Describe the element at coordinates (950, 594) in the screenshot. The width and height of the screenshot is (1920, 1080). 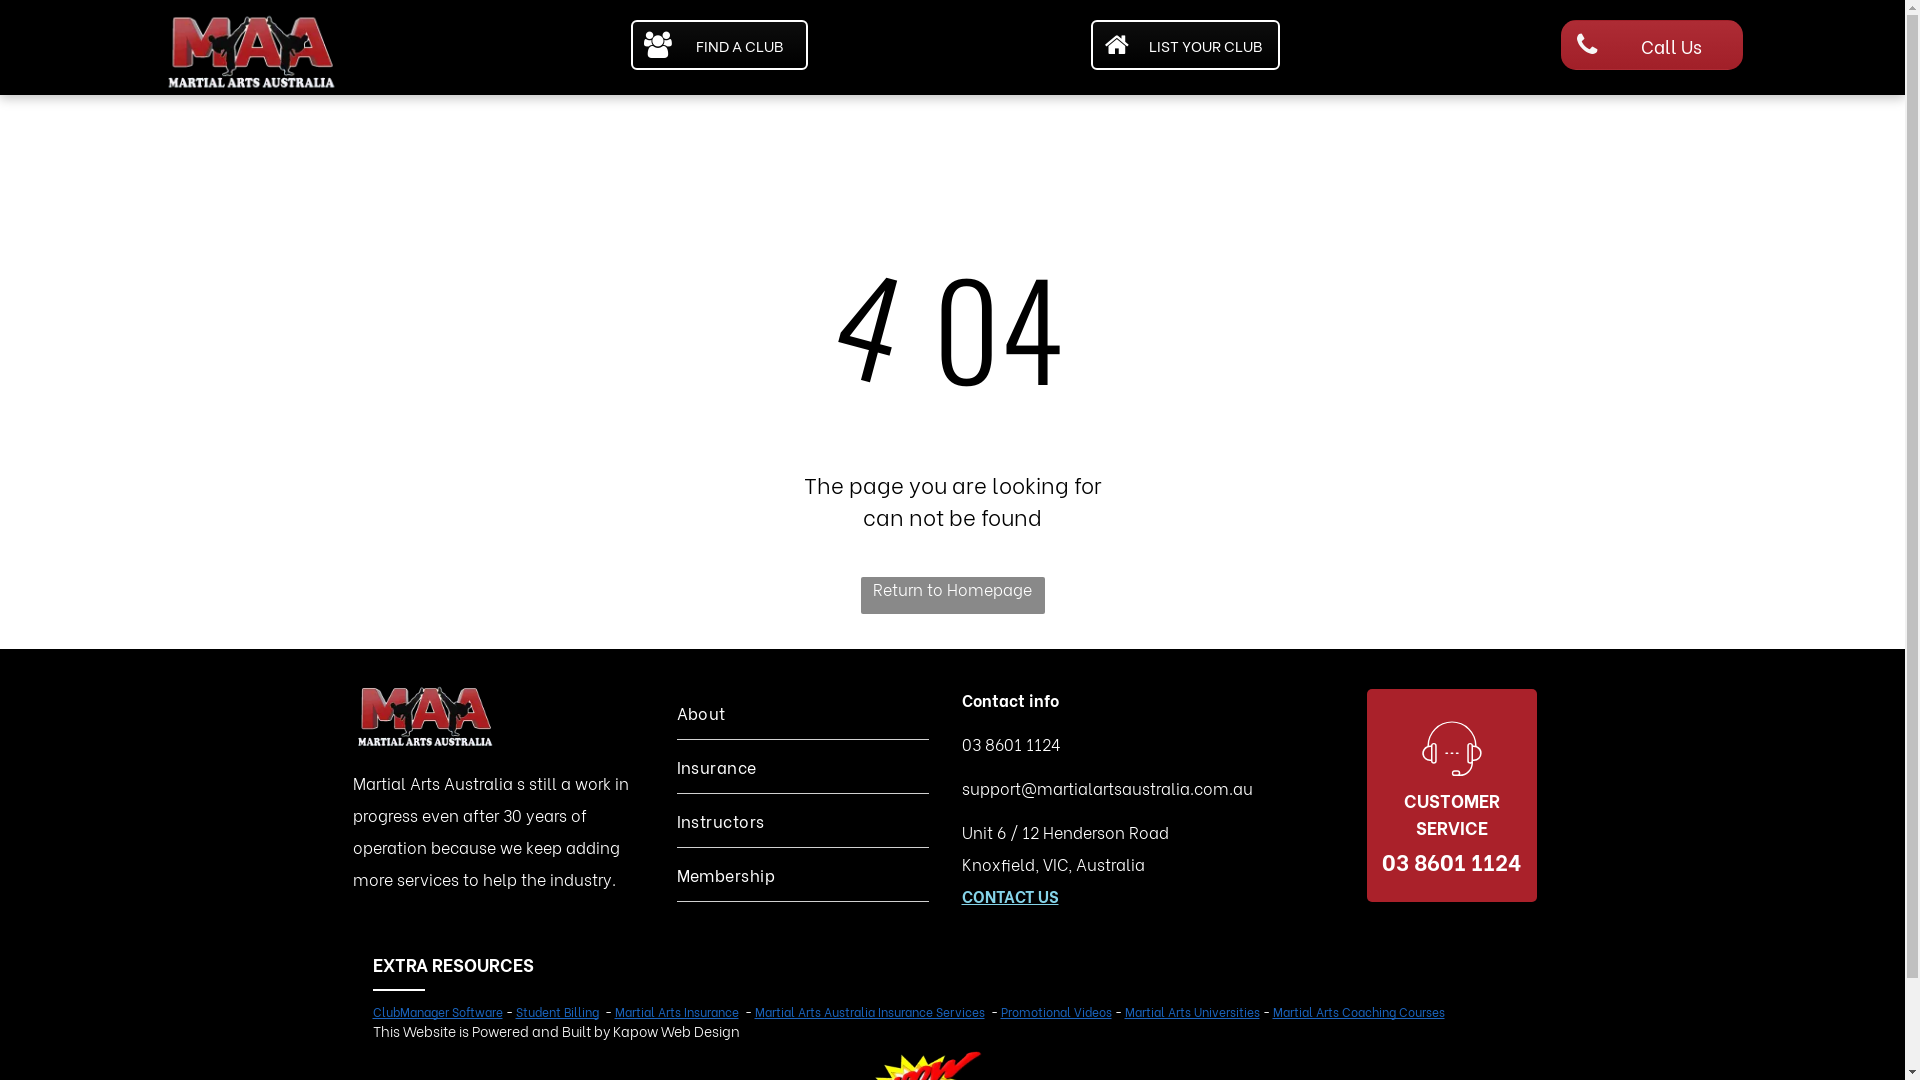
I see `'Return to Homepage'` at that location.